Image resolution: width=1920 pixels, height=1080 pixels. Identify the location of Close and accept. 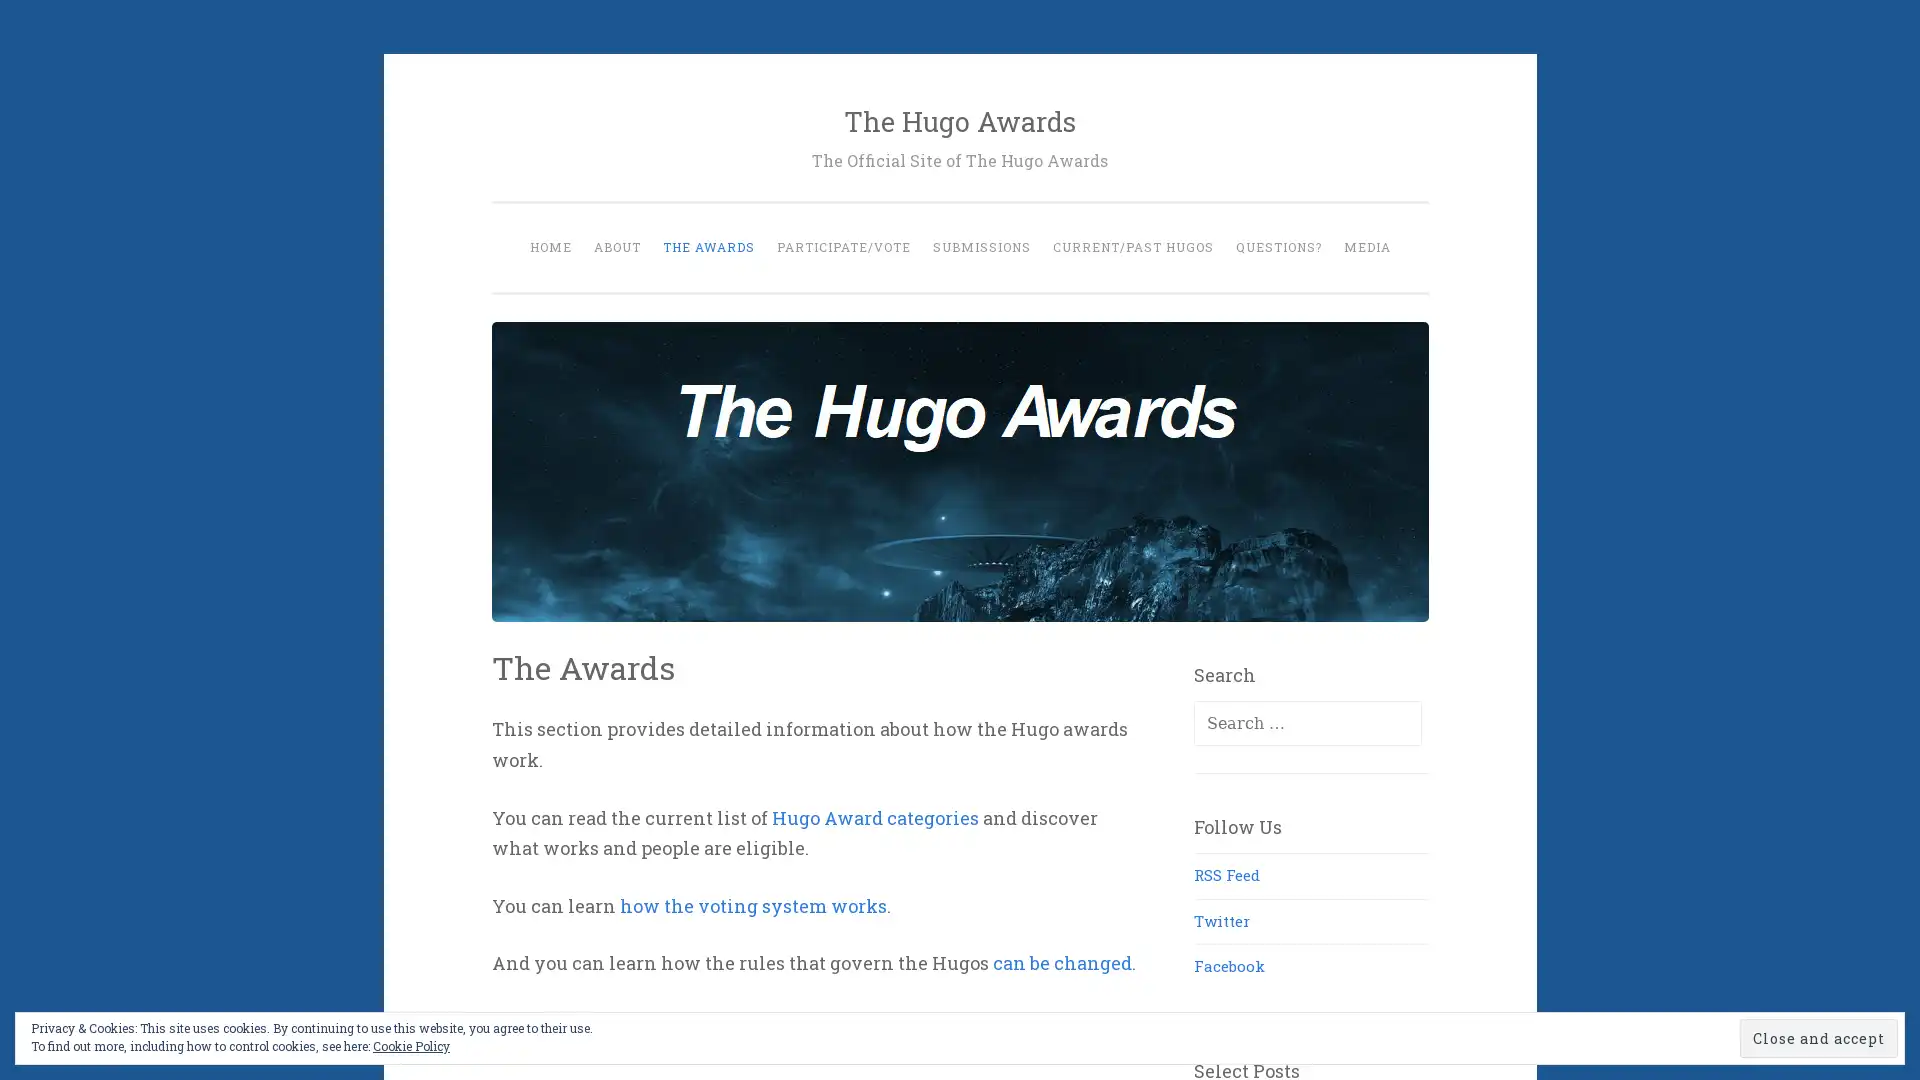
(1819, 1037).